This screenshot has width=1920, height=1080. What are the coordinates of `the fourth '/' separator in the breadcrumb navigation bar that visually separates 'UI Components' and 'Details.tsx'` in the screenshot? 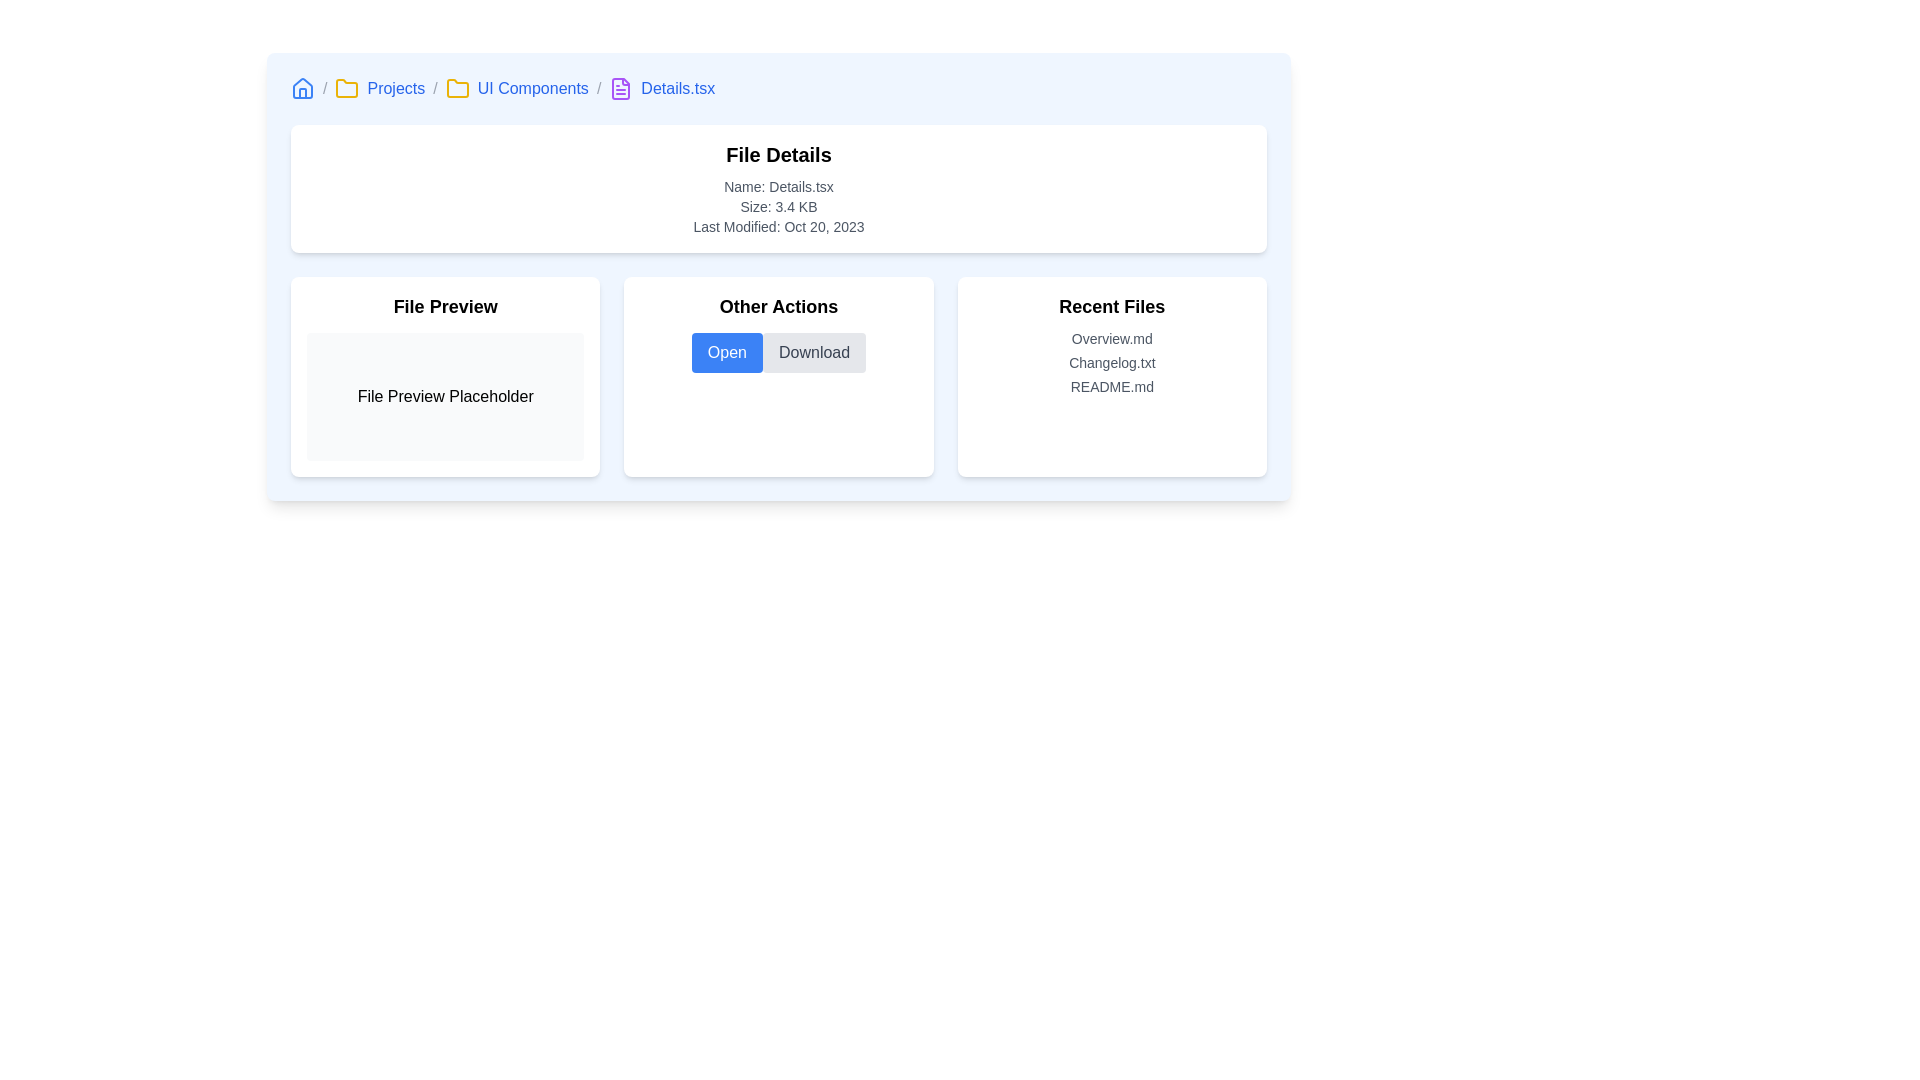 It's located at (598, 87).